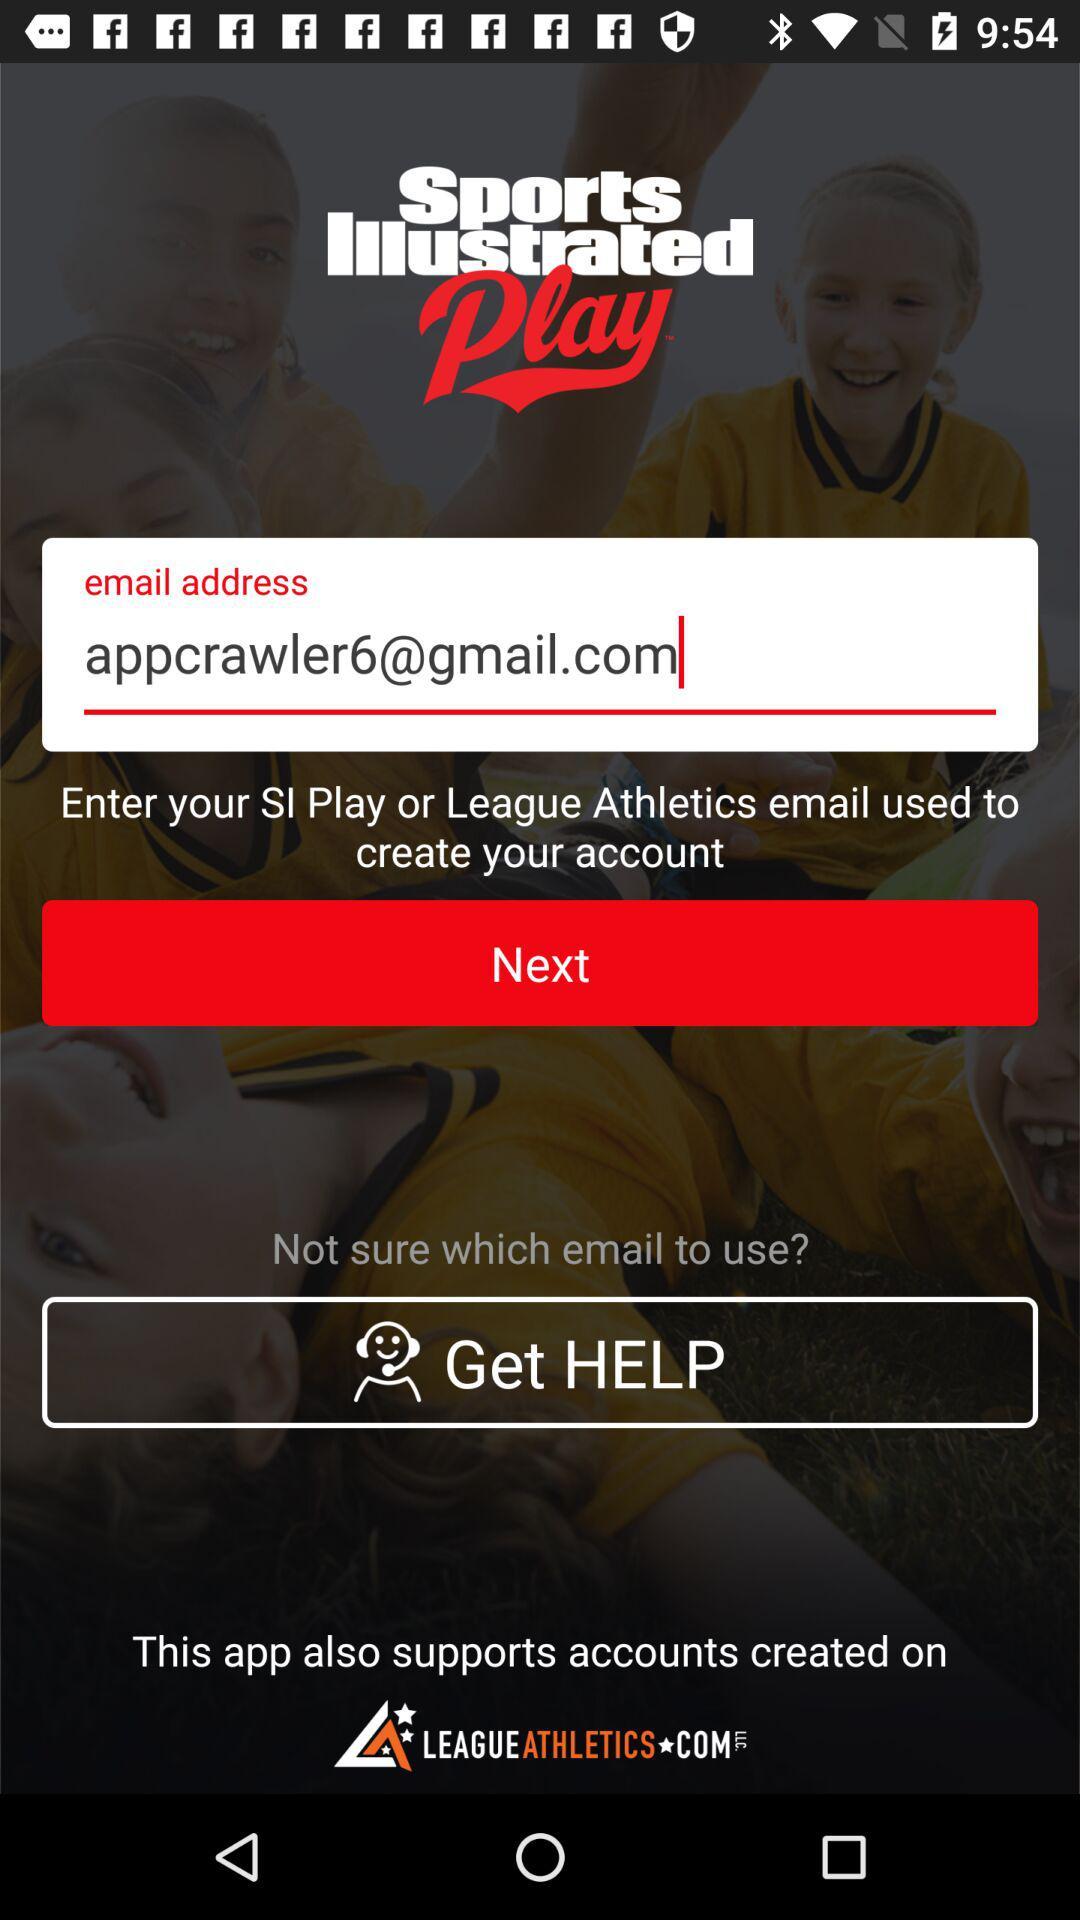 The image size is (1080, 1920). Describe the element at coordinates (540, 963) in the screenshot. I see `next item` at that location.